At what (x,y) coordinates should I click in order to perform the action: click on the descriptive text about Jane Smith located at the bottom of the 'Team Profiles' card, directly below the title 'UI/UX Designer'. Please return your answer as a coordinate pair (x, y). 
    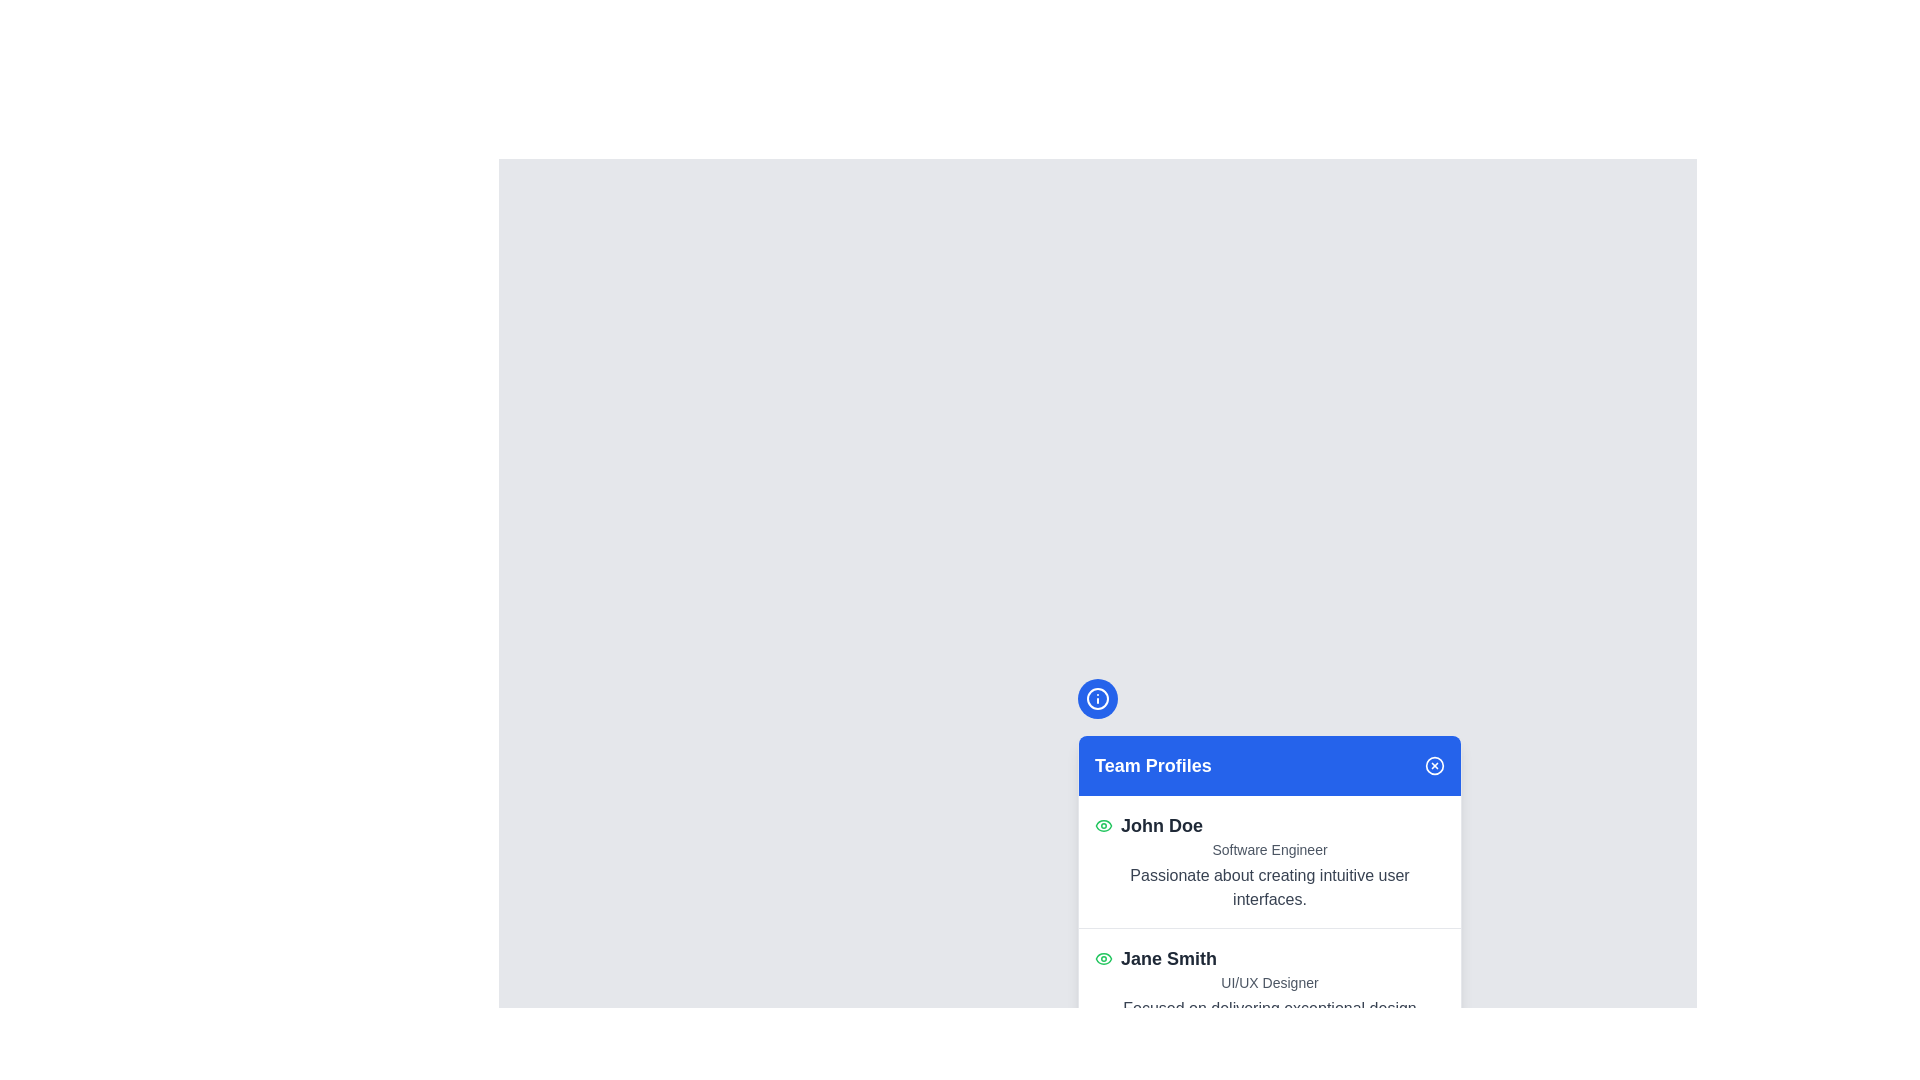
    Looking at the image, I should click on (1269, 1021).